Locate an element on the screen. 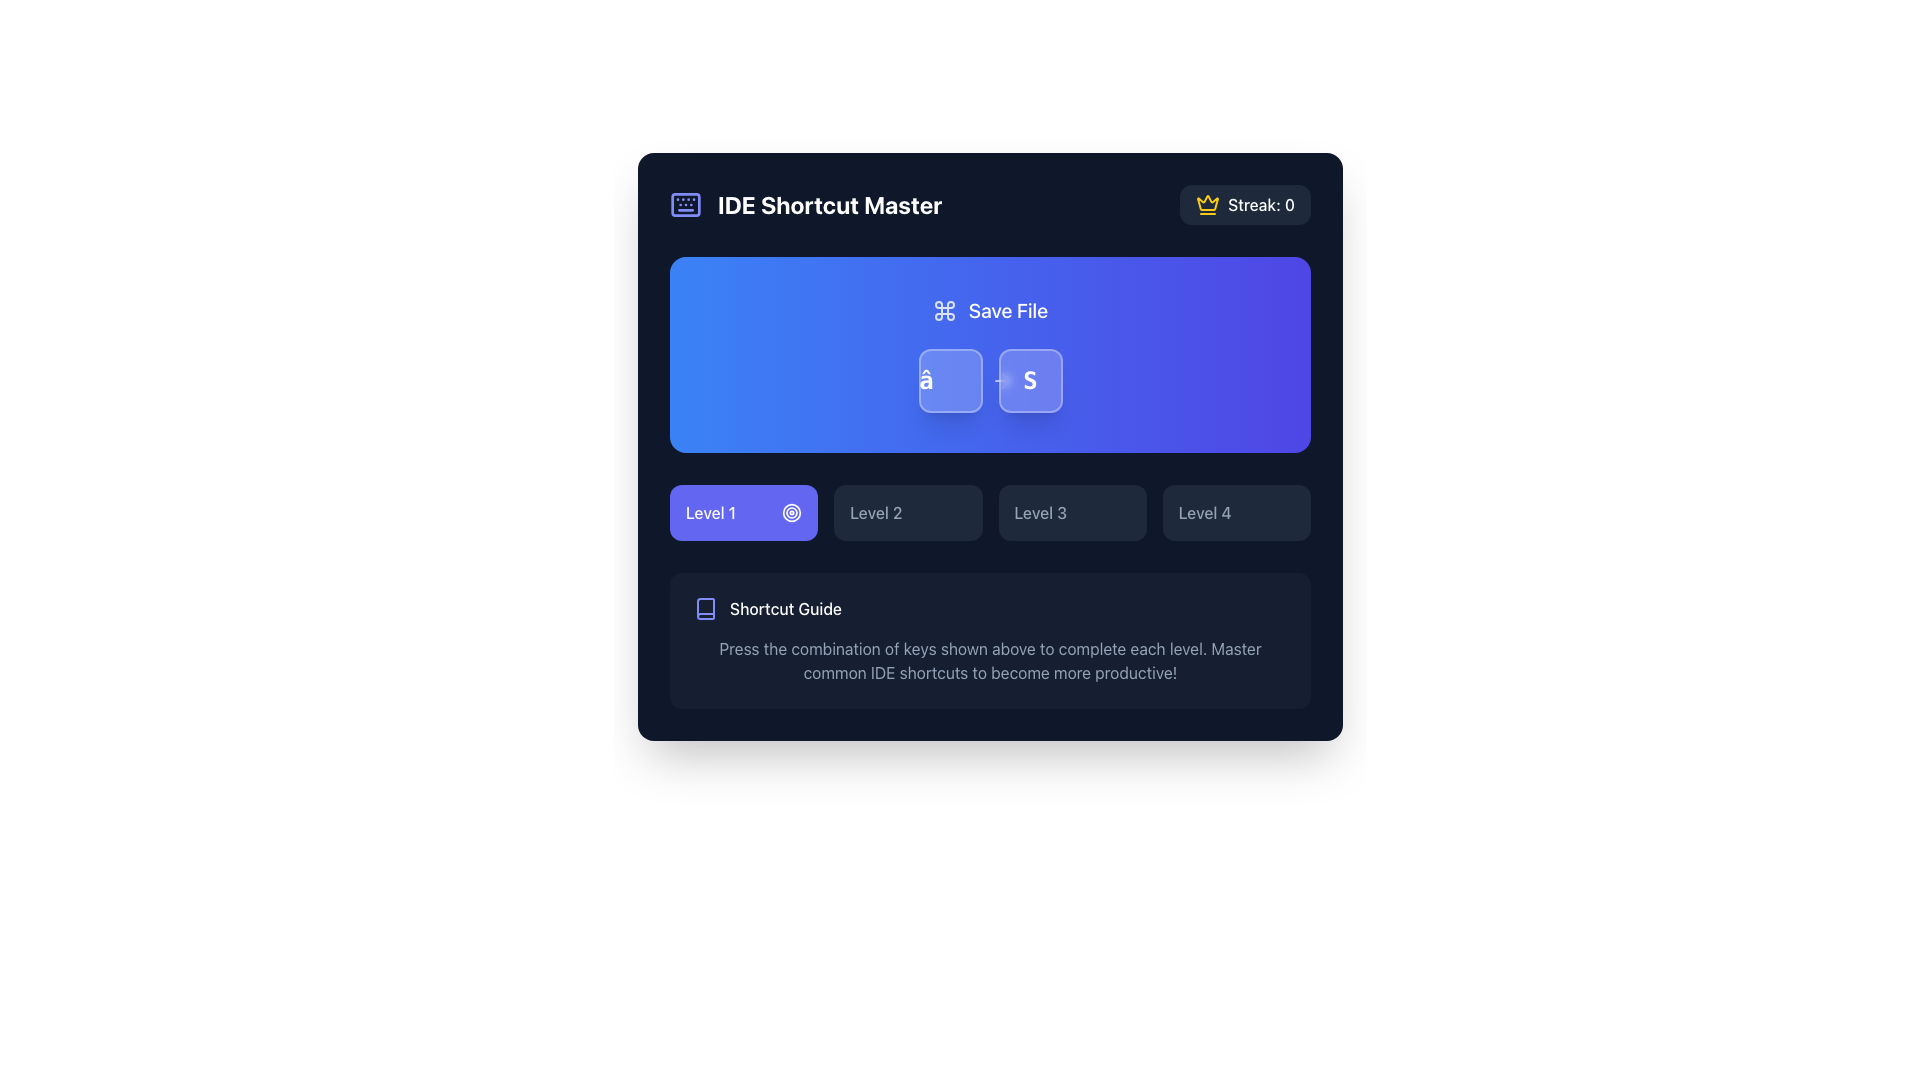  the direction of the arrow icon positioned to the right of the 'S' key representation within the shortcut card is located at coordinates (1002, 381).